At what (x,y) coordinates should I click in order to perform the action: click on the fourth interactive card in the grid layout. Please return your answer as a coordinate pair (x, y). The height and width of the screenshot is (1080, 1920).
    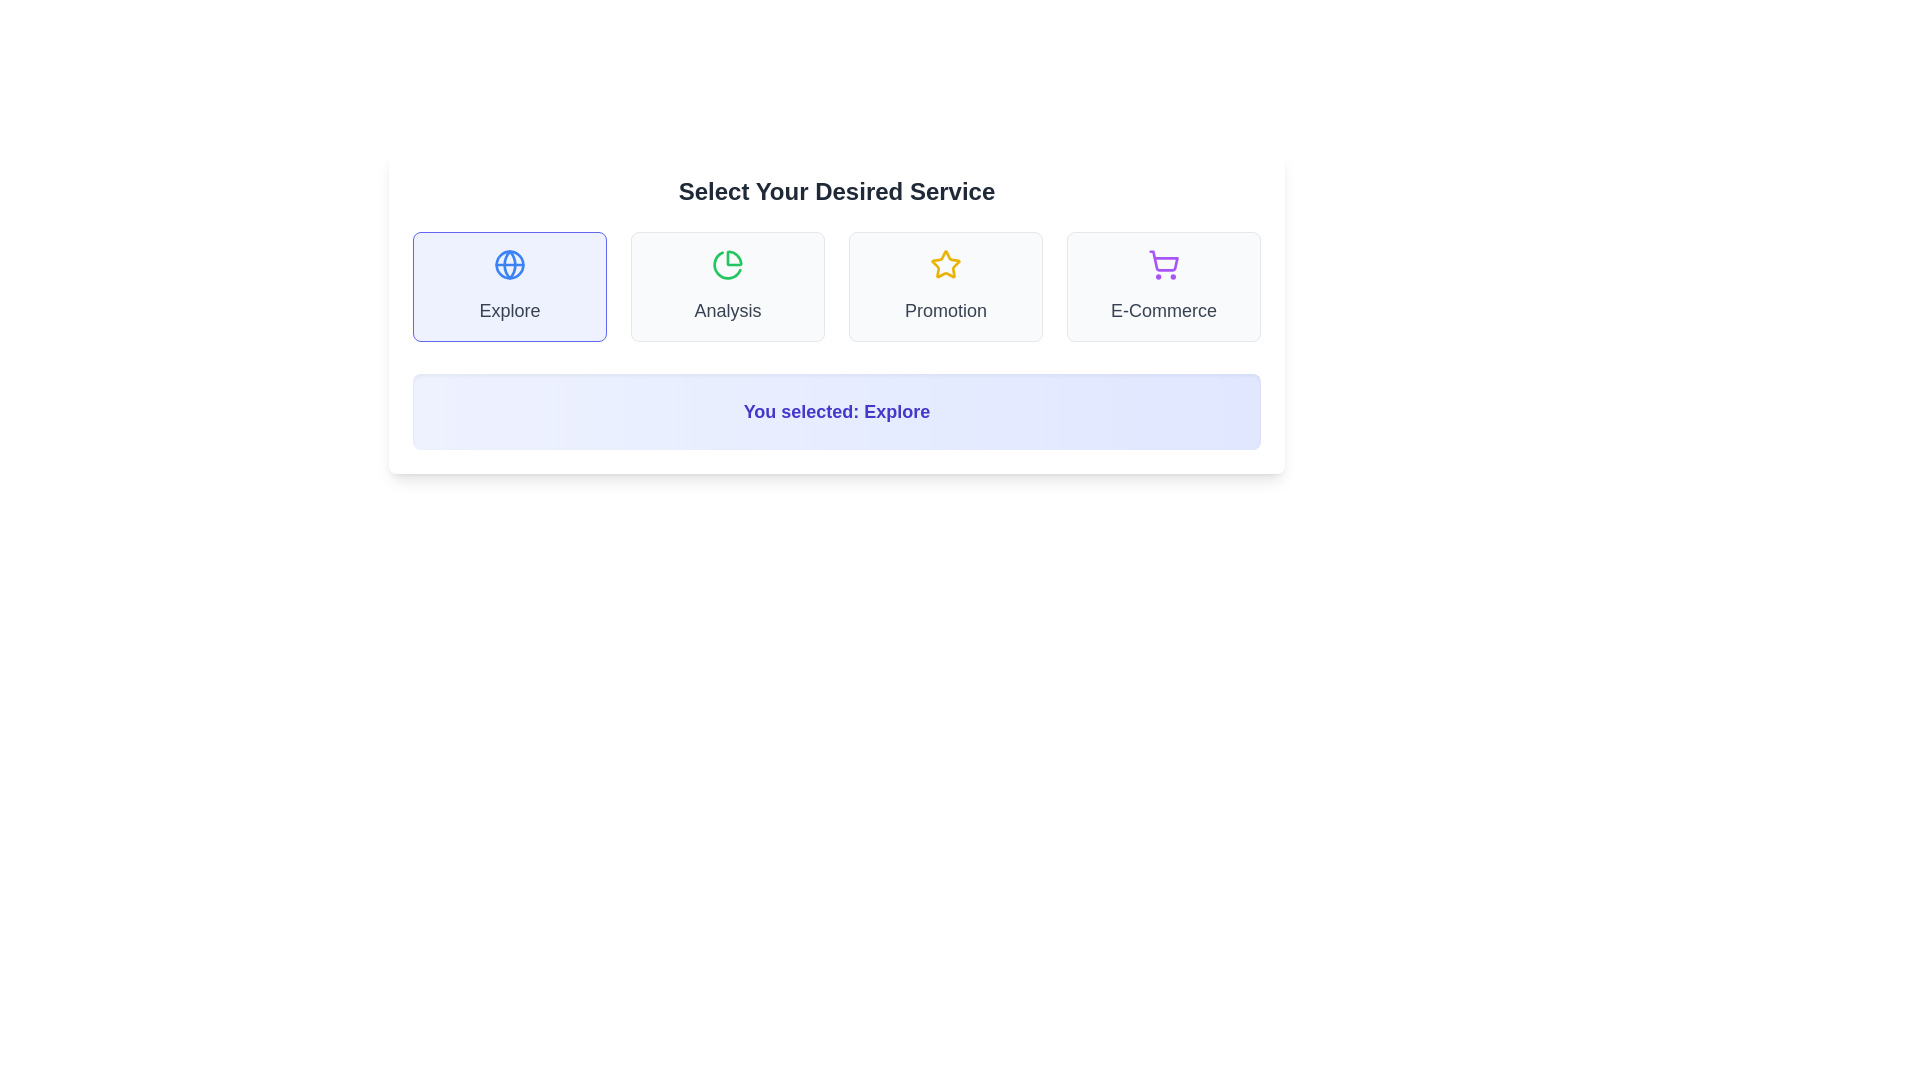
    Looking at the image, I should click on (1163, 286).